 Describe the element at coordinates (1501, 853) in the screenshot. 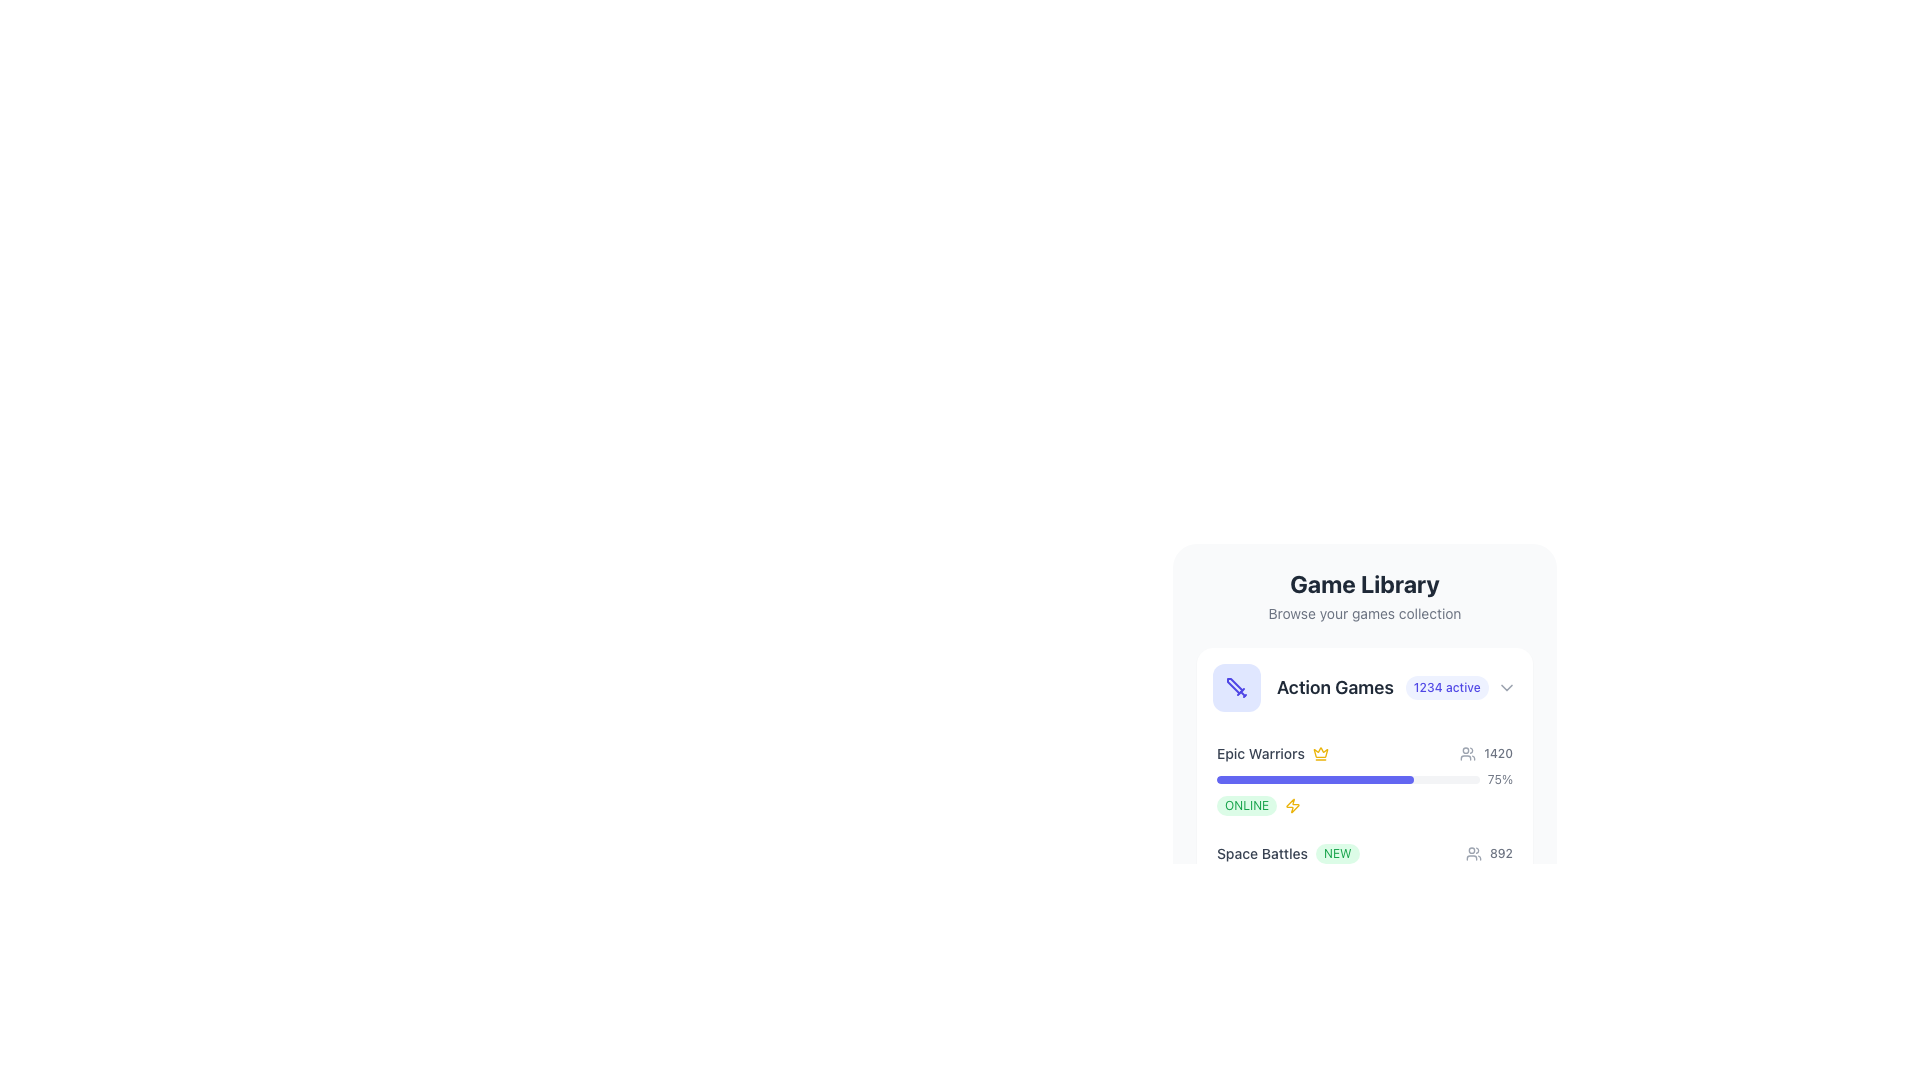

I see `the non-interactive text display component that shows a numeric value for the 'Space Battles' item in the 'Action Games' category, located adjacent to the user silhouettes icon` at that location.